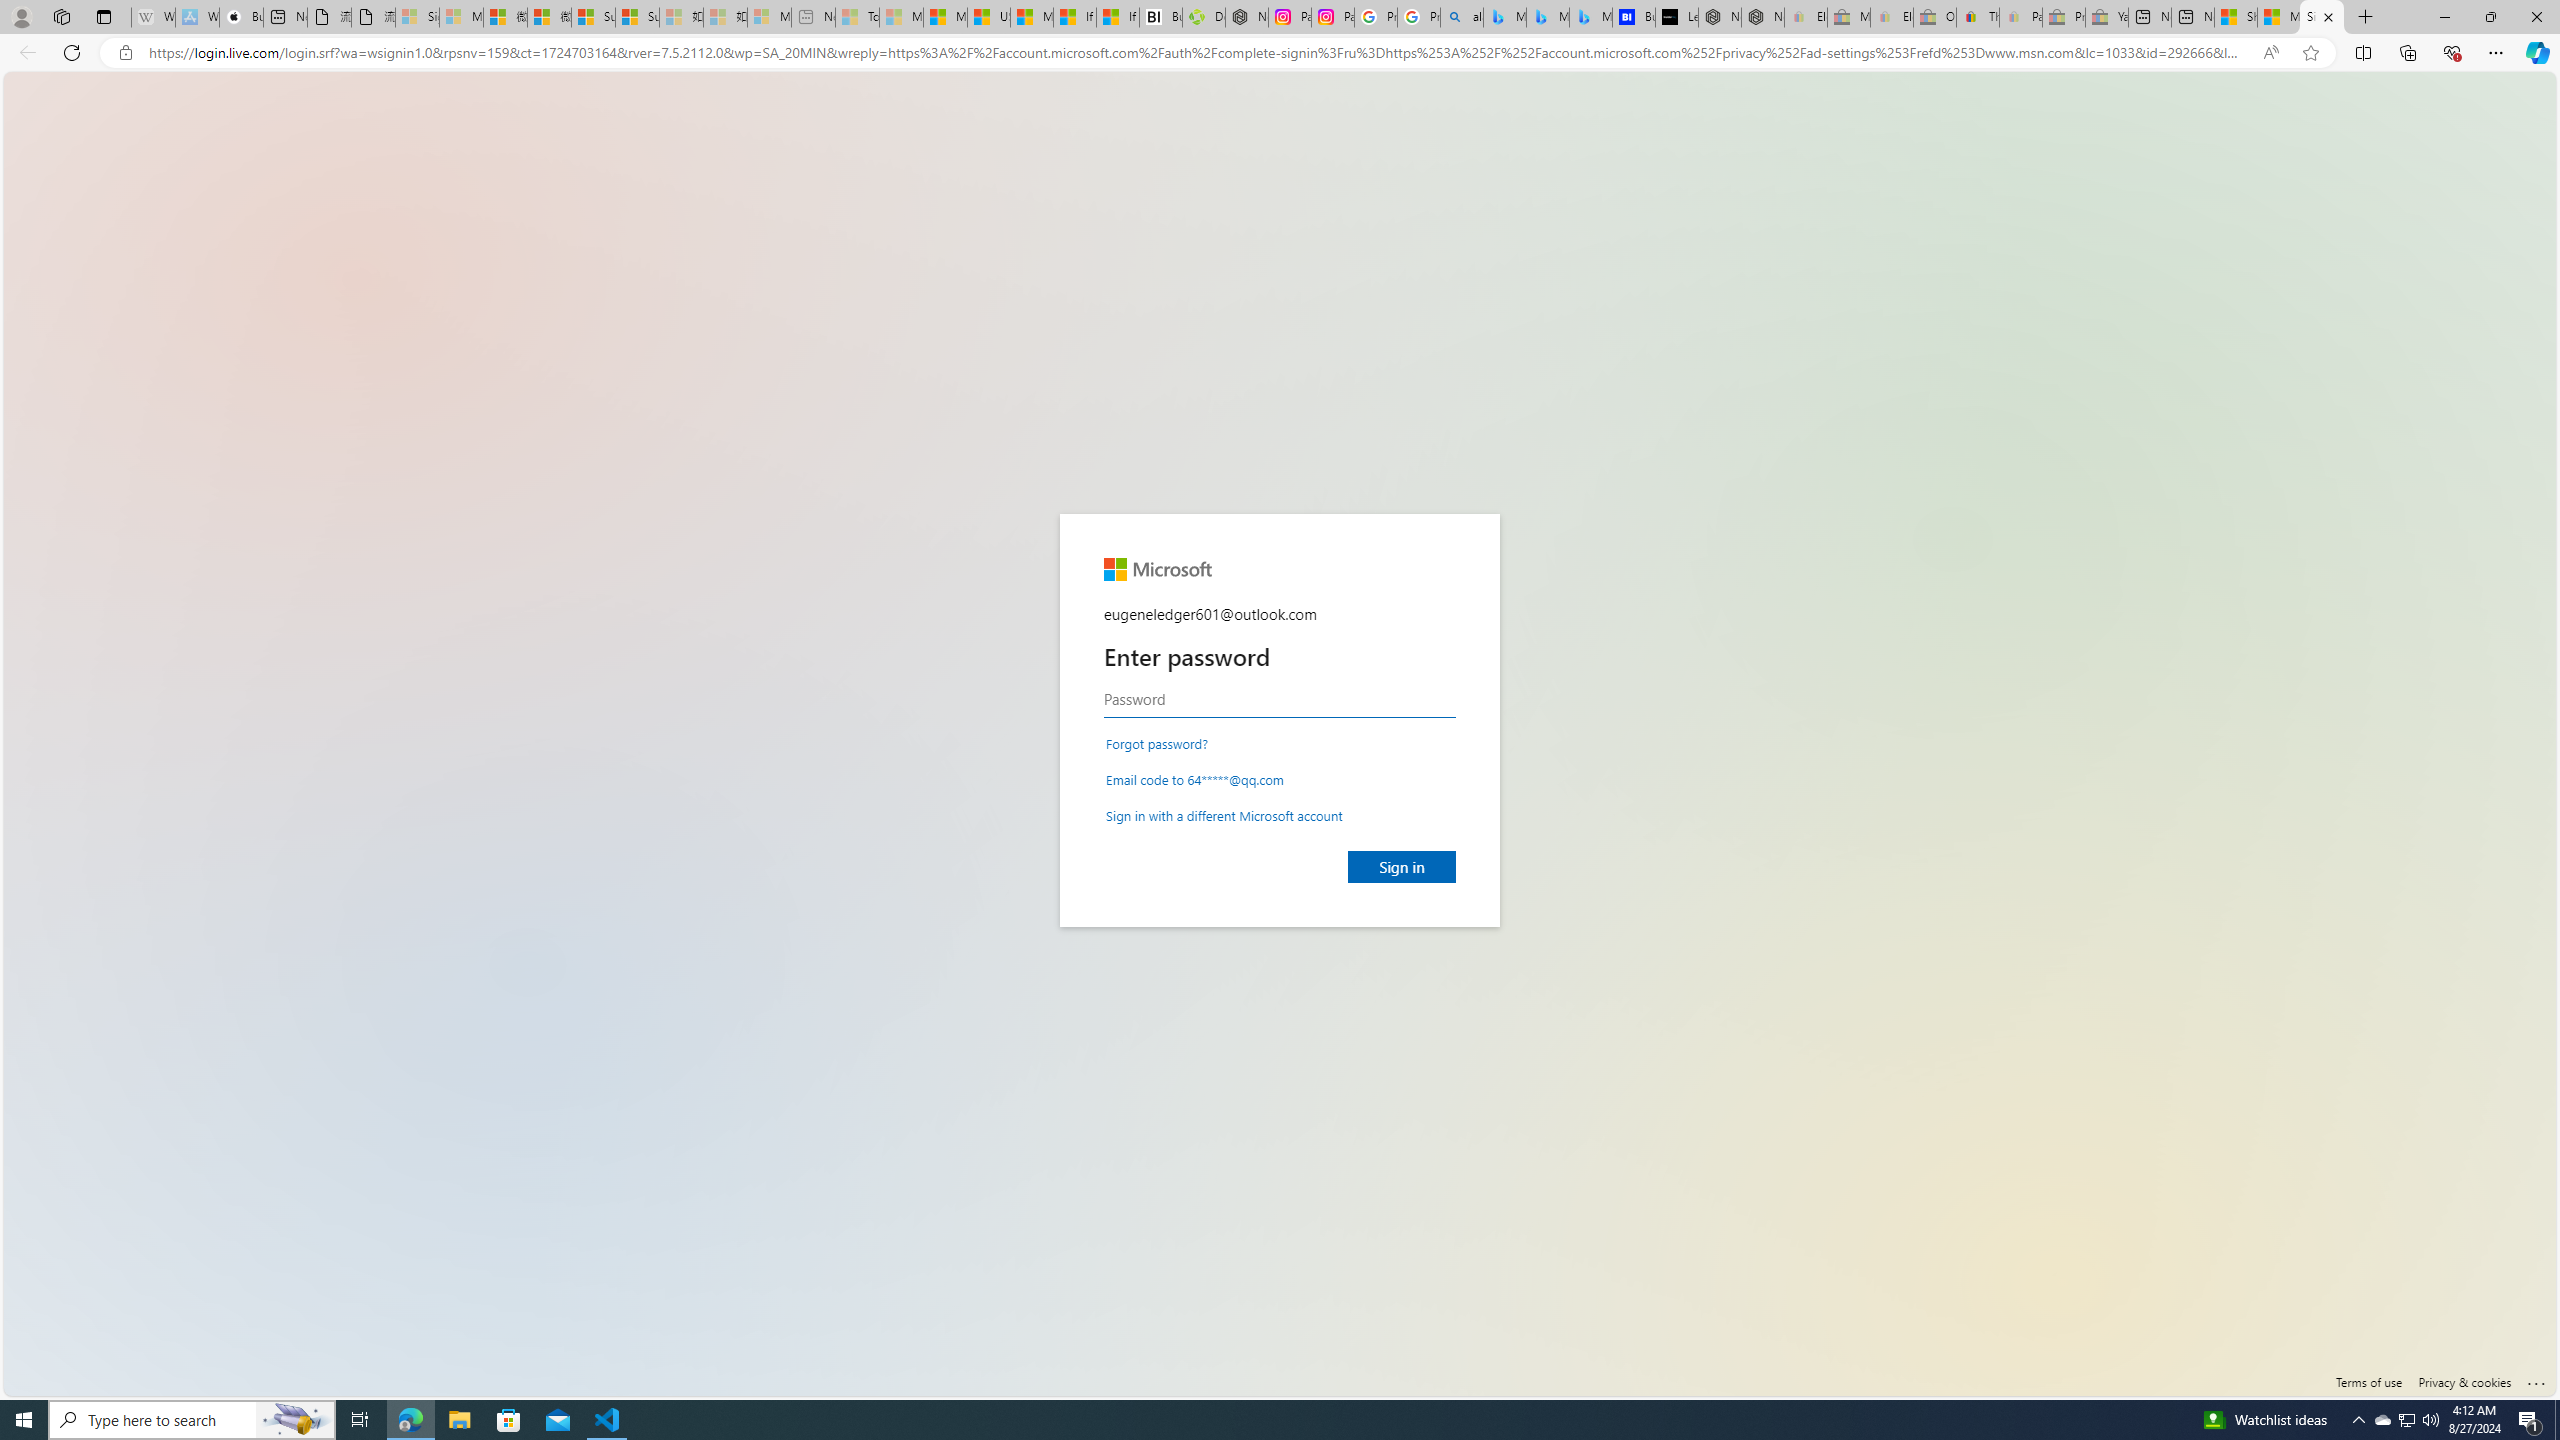  Describe the element at coordinates (2465, 1380) in the screenshot. I see `'Privacy & cookies'` at that location.